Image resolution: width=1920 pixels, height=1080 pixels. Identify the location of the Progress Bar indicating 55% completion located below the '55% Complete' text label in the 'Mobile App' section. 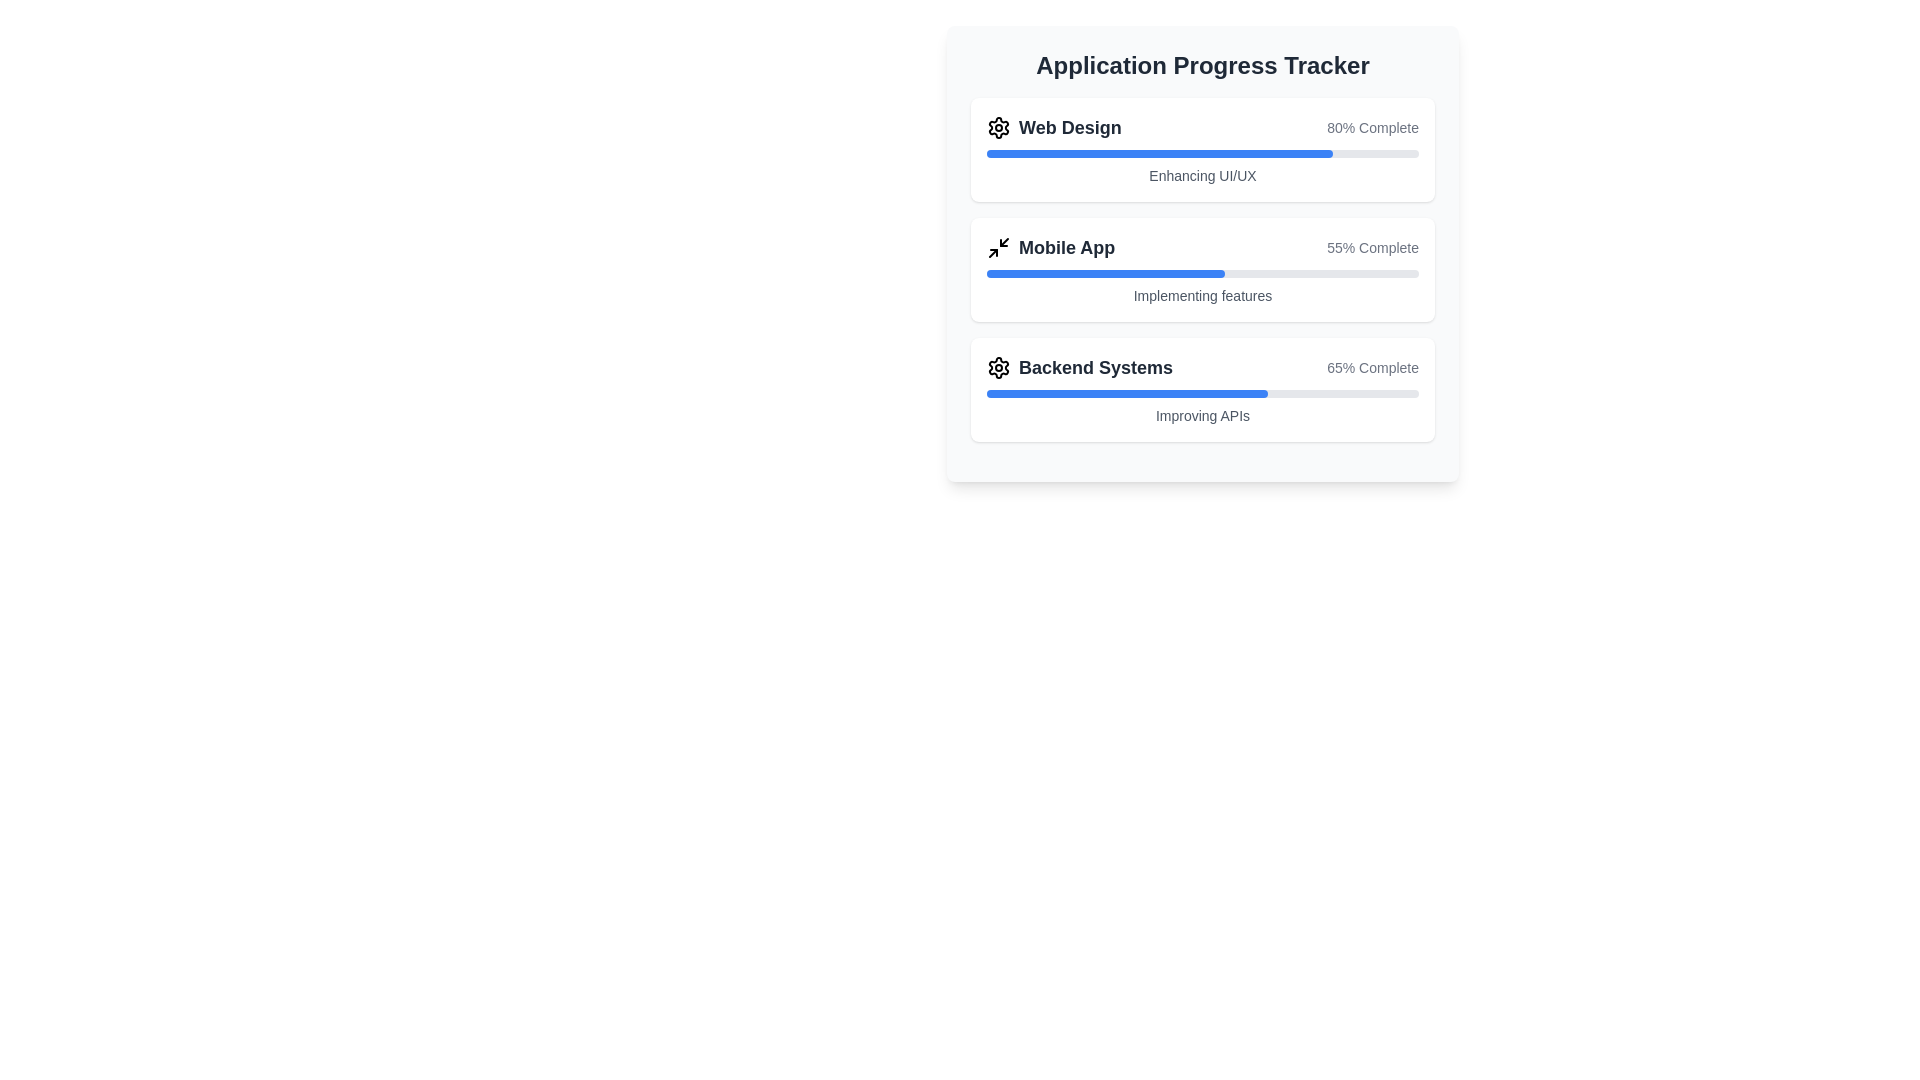
(1202, 273).